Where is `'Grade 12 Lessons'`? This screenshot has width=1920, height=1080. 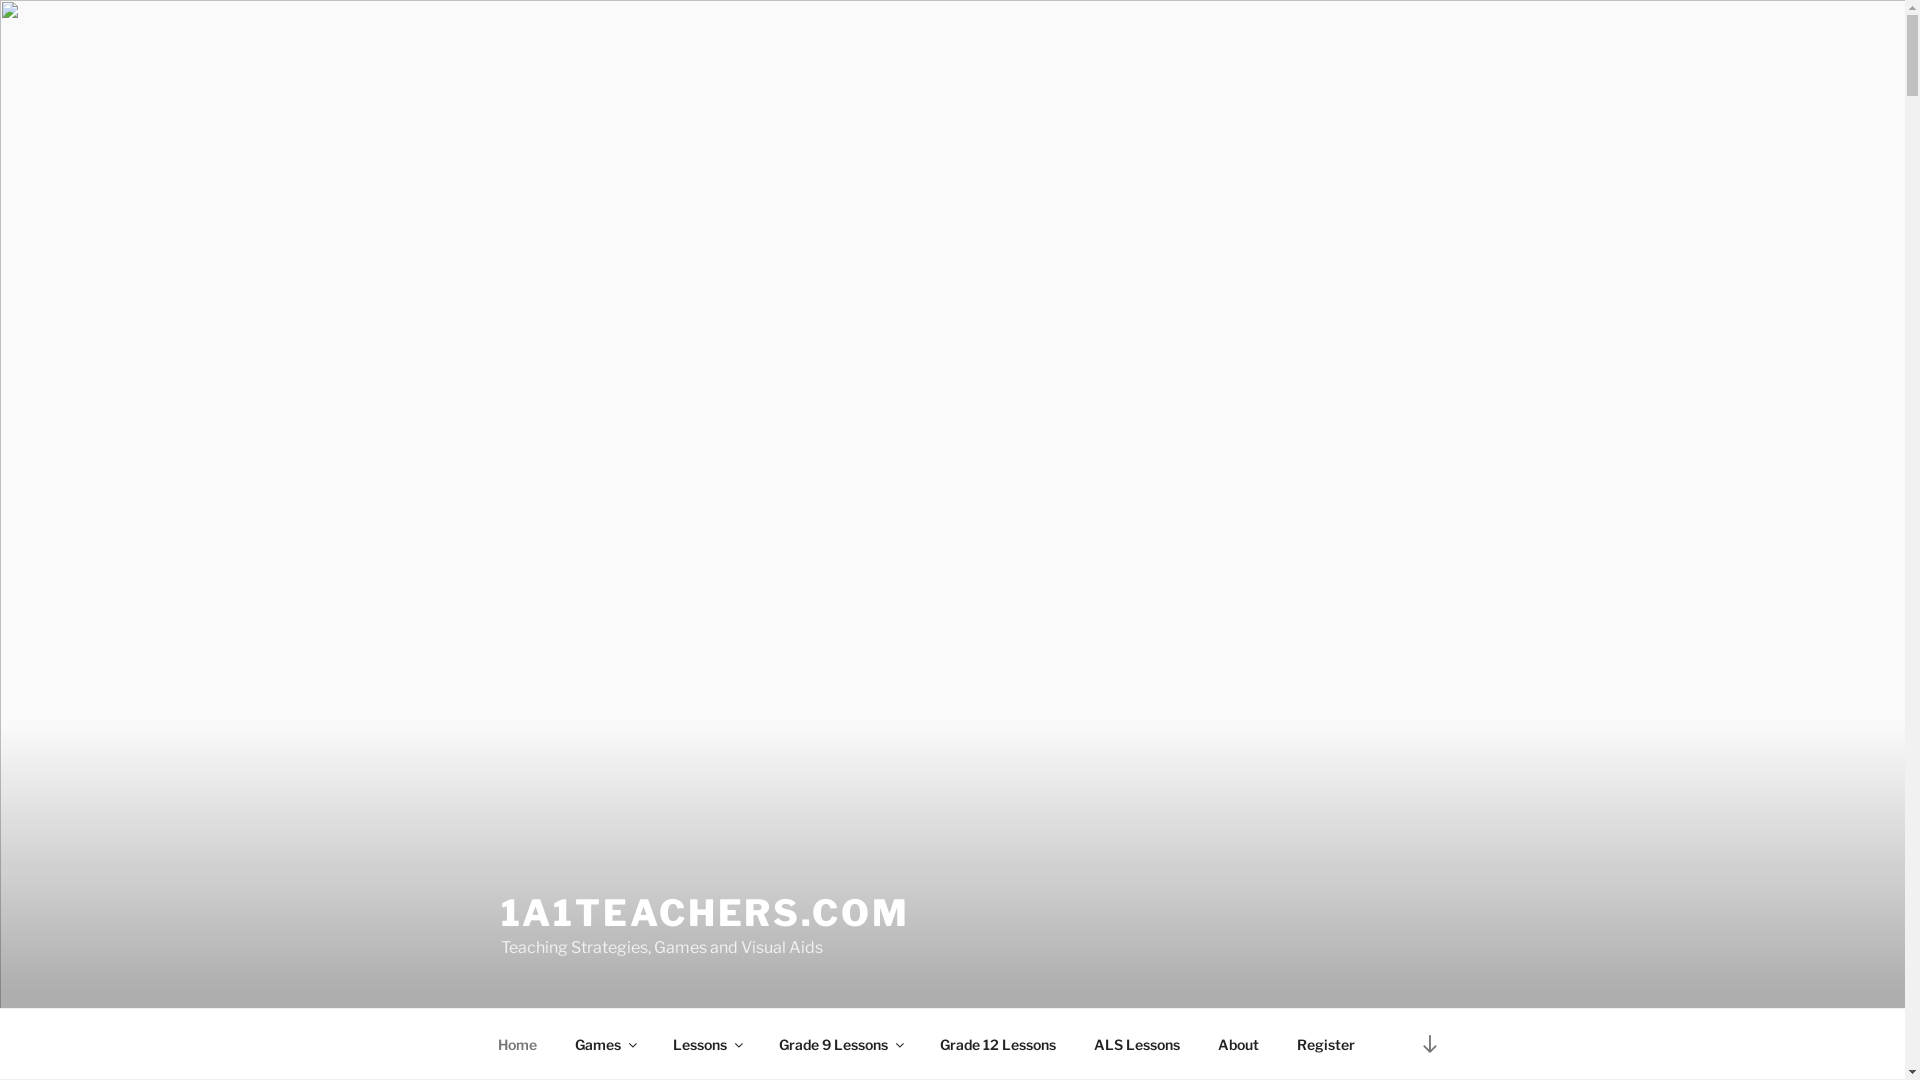
'Grade 12 Lessons' is located at coordinates (997, 1043).